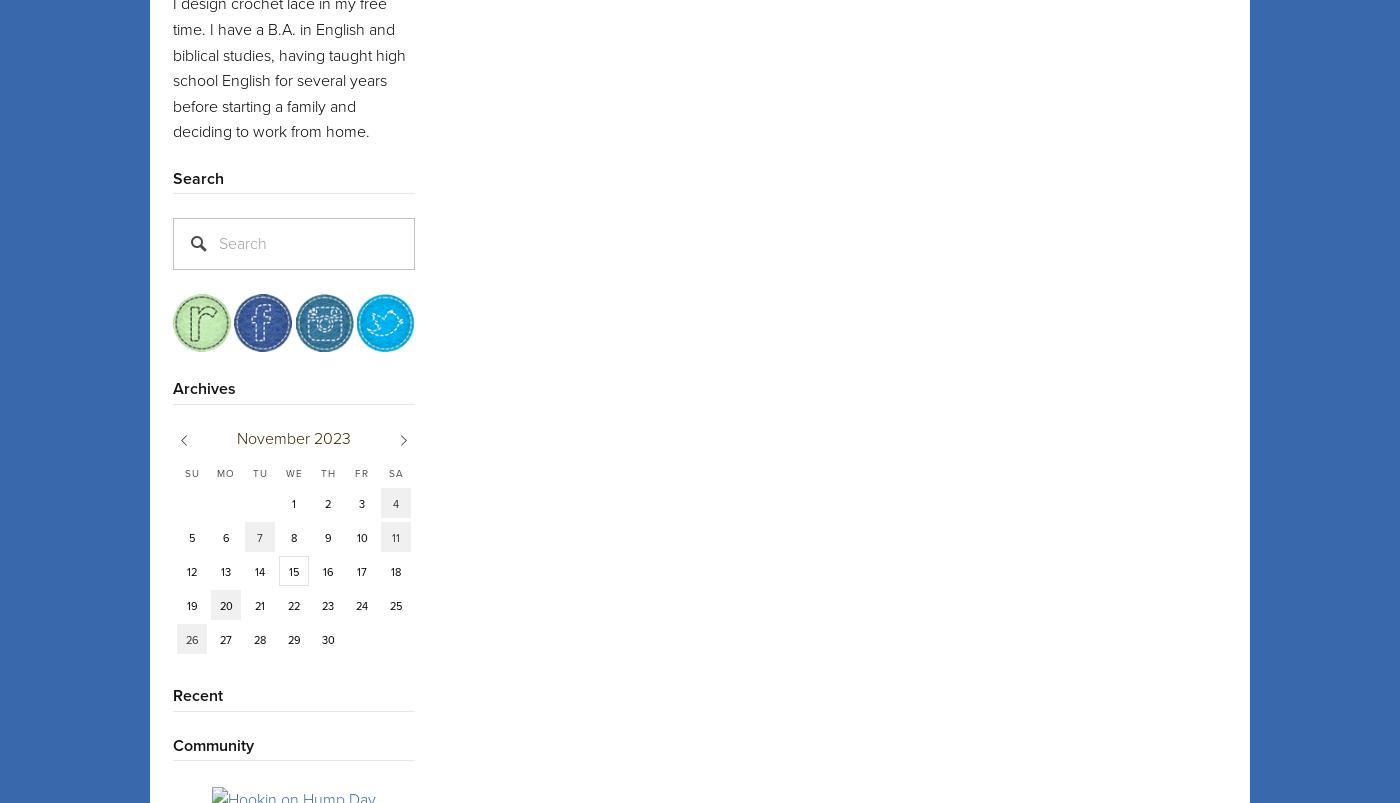 Image resolution: width=1400 pixels, height=803 pixels. Describe the element at coordinates (293, 436) in the screenshot. I see `'November 2023'` at that location.